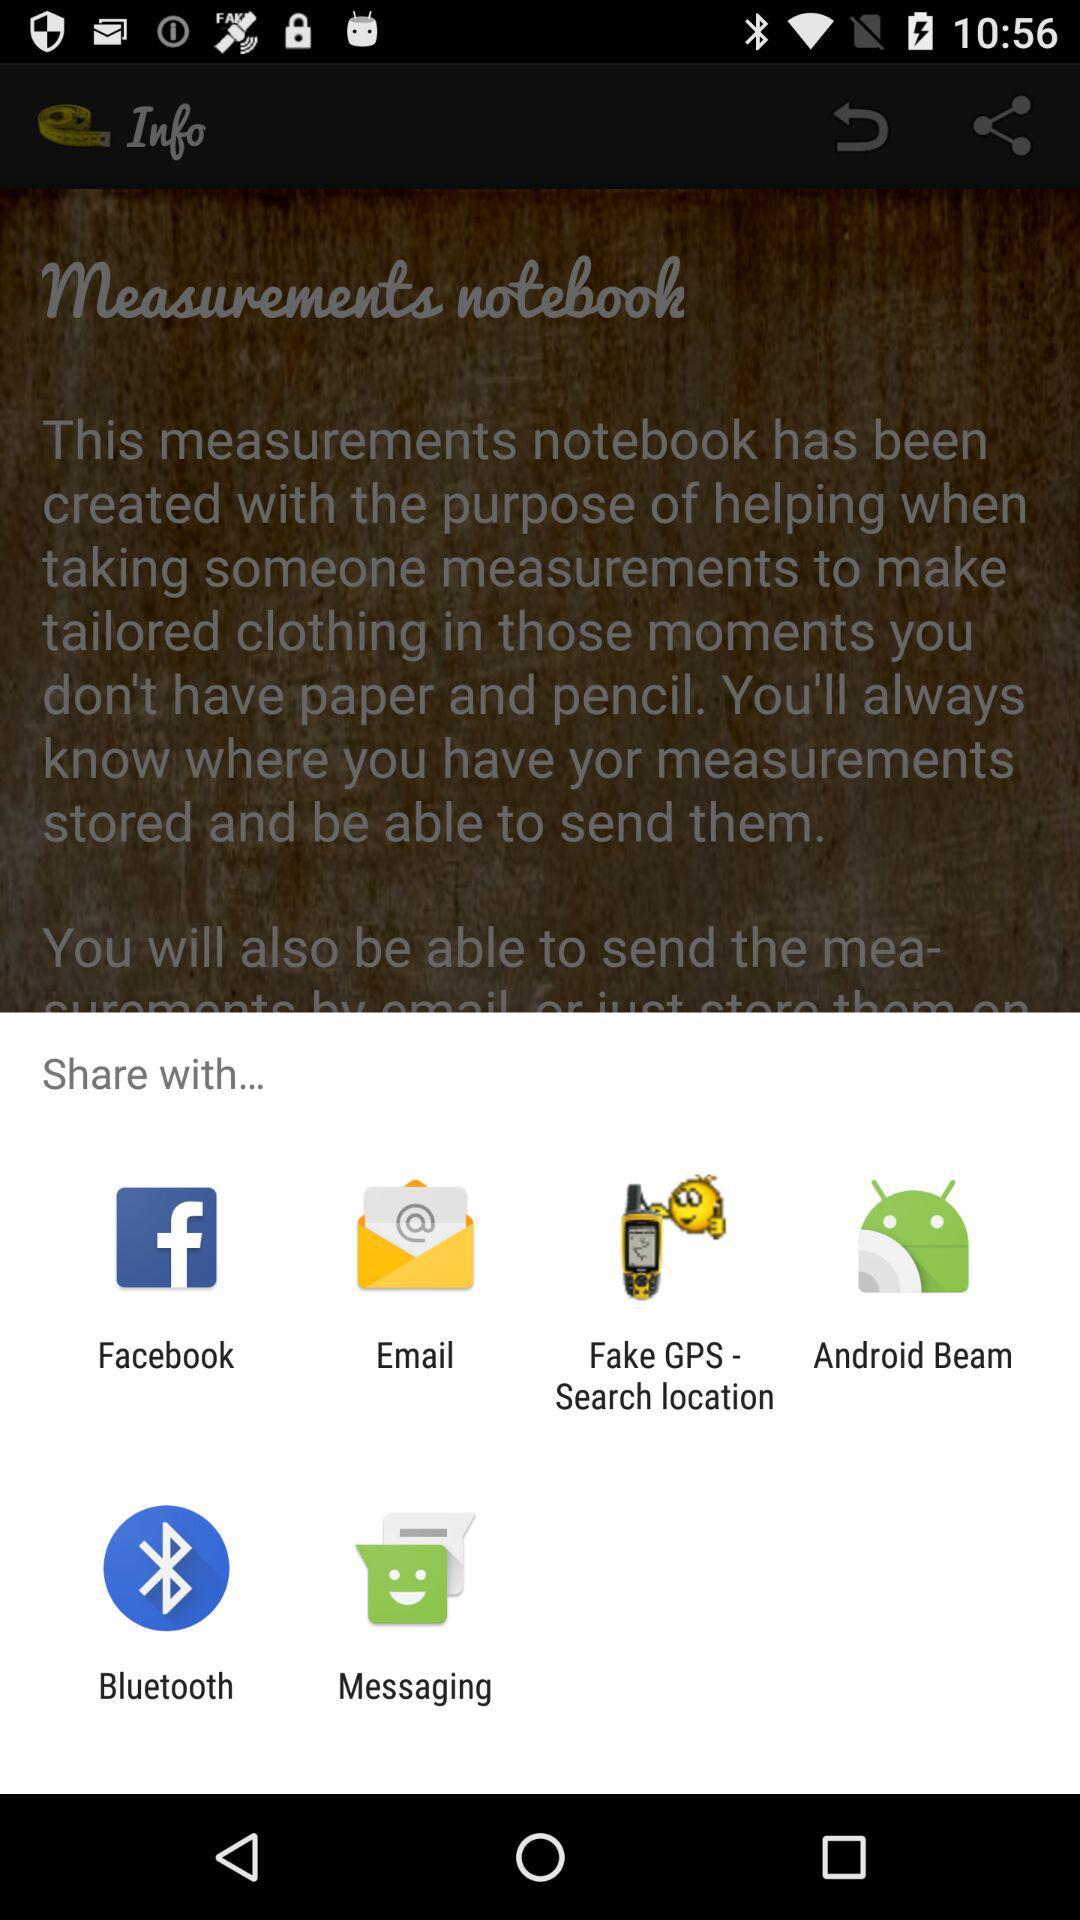  I want to click on the android beam icon, so click(913, 1374).